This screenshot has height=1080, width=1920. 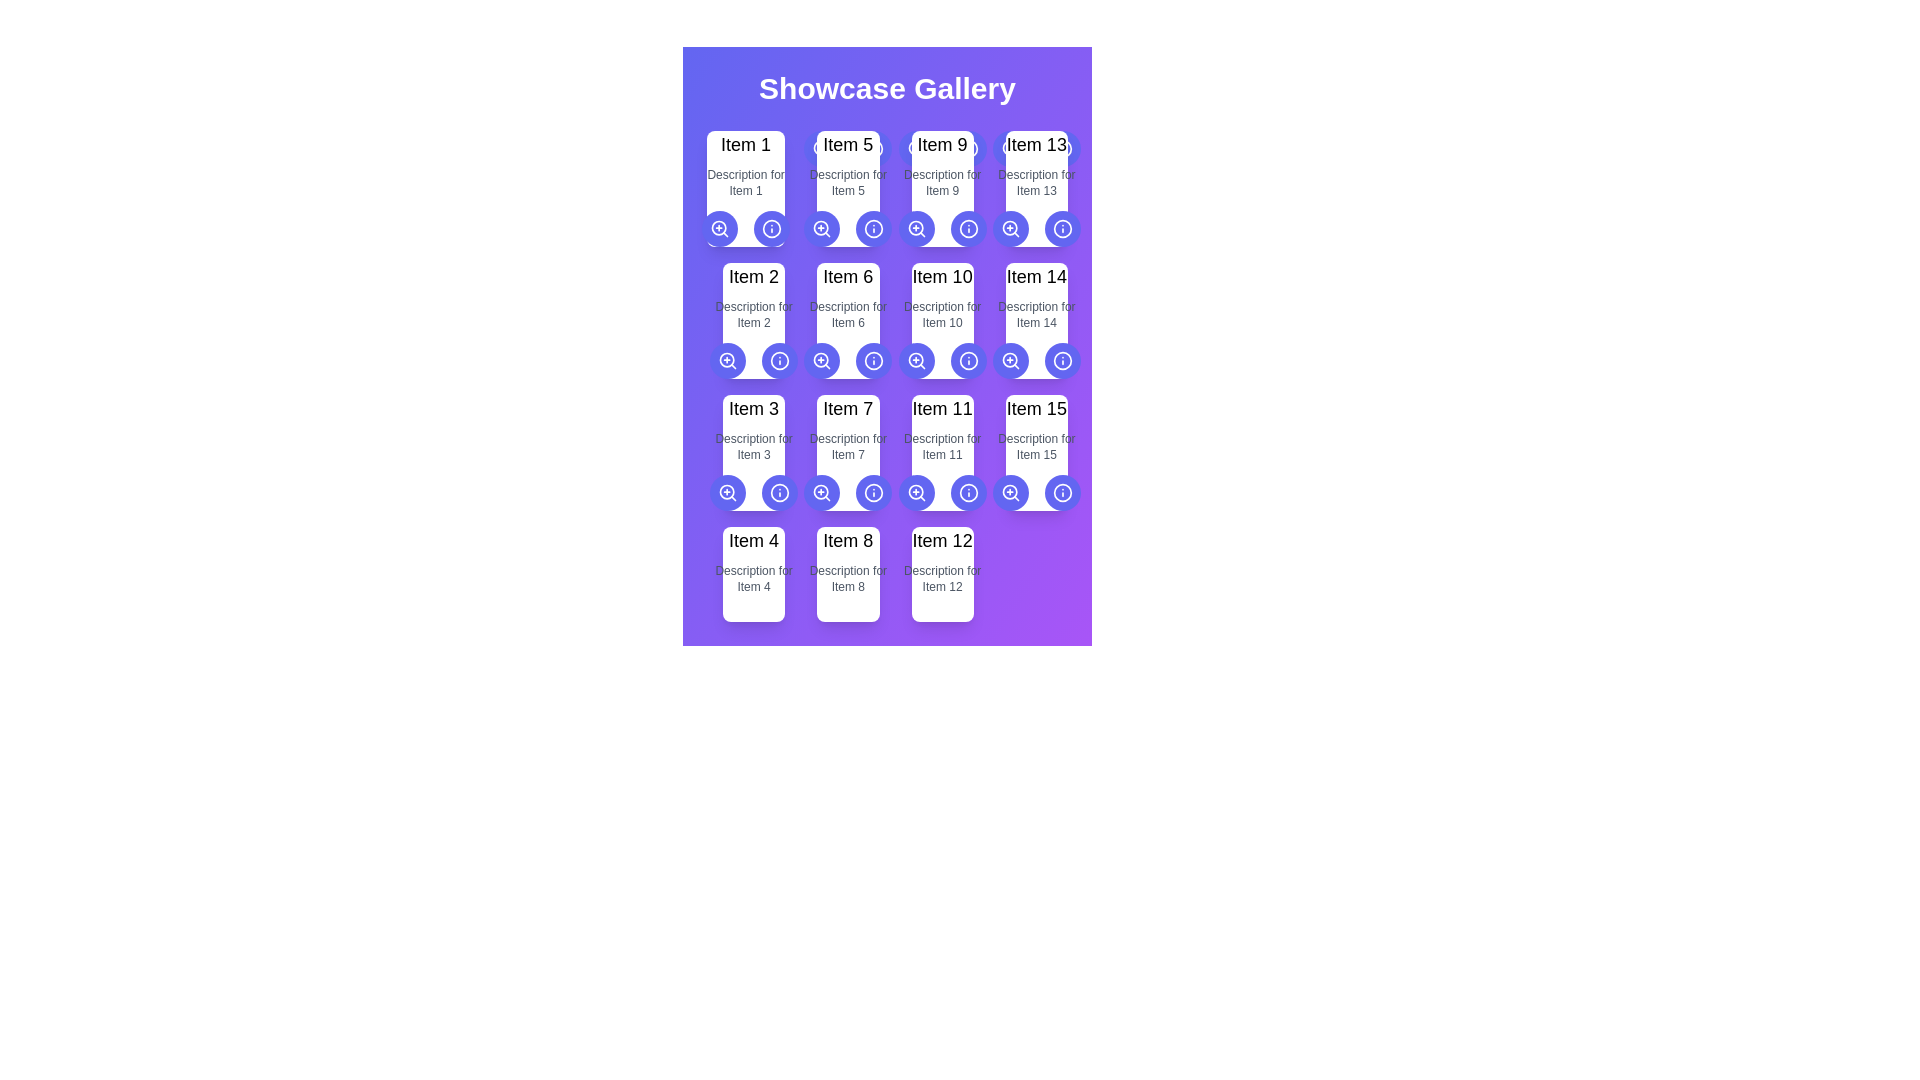 What do you see at coordinates (968, 227) in the screenshot?
I see `the circular interactive button associated with 'Item 9' located in the fourth column of the first row in the grid layout` at bounding box center [968, 227].